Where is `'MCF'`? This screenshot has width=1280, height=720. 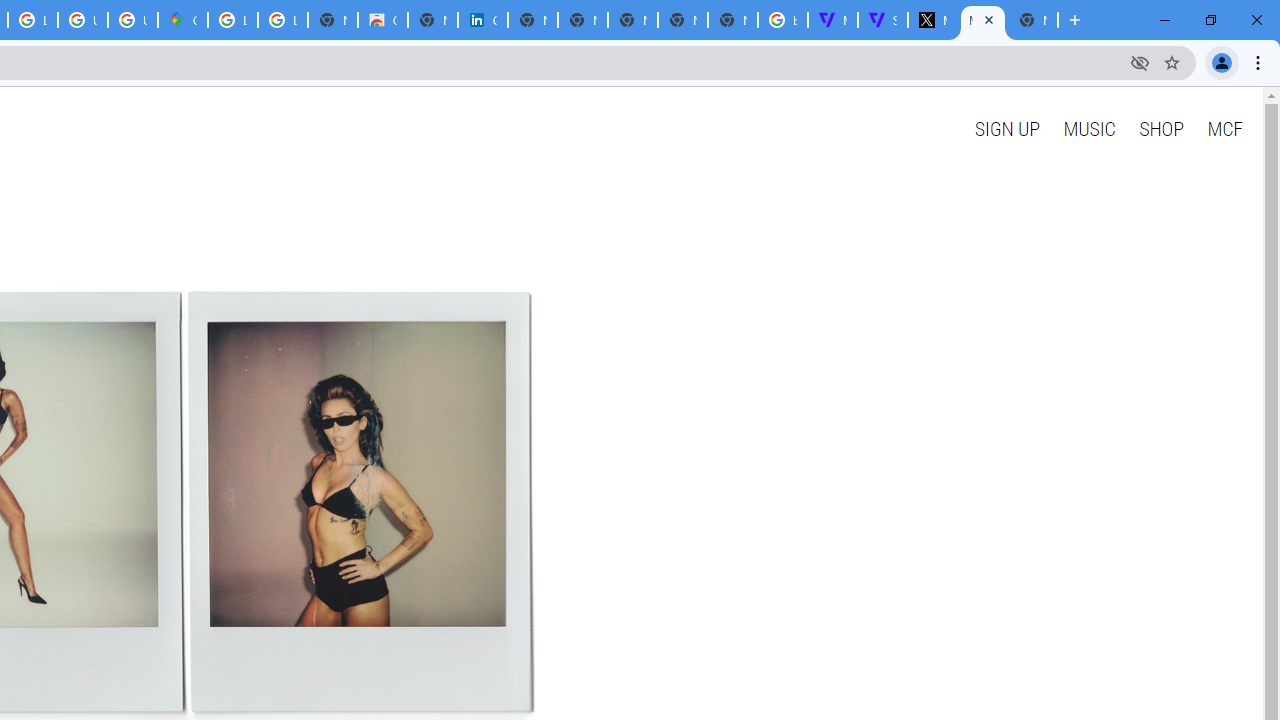
'MCF' is located at coordinates (1223, 128).